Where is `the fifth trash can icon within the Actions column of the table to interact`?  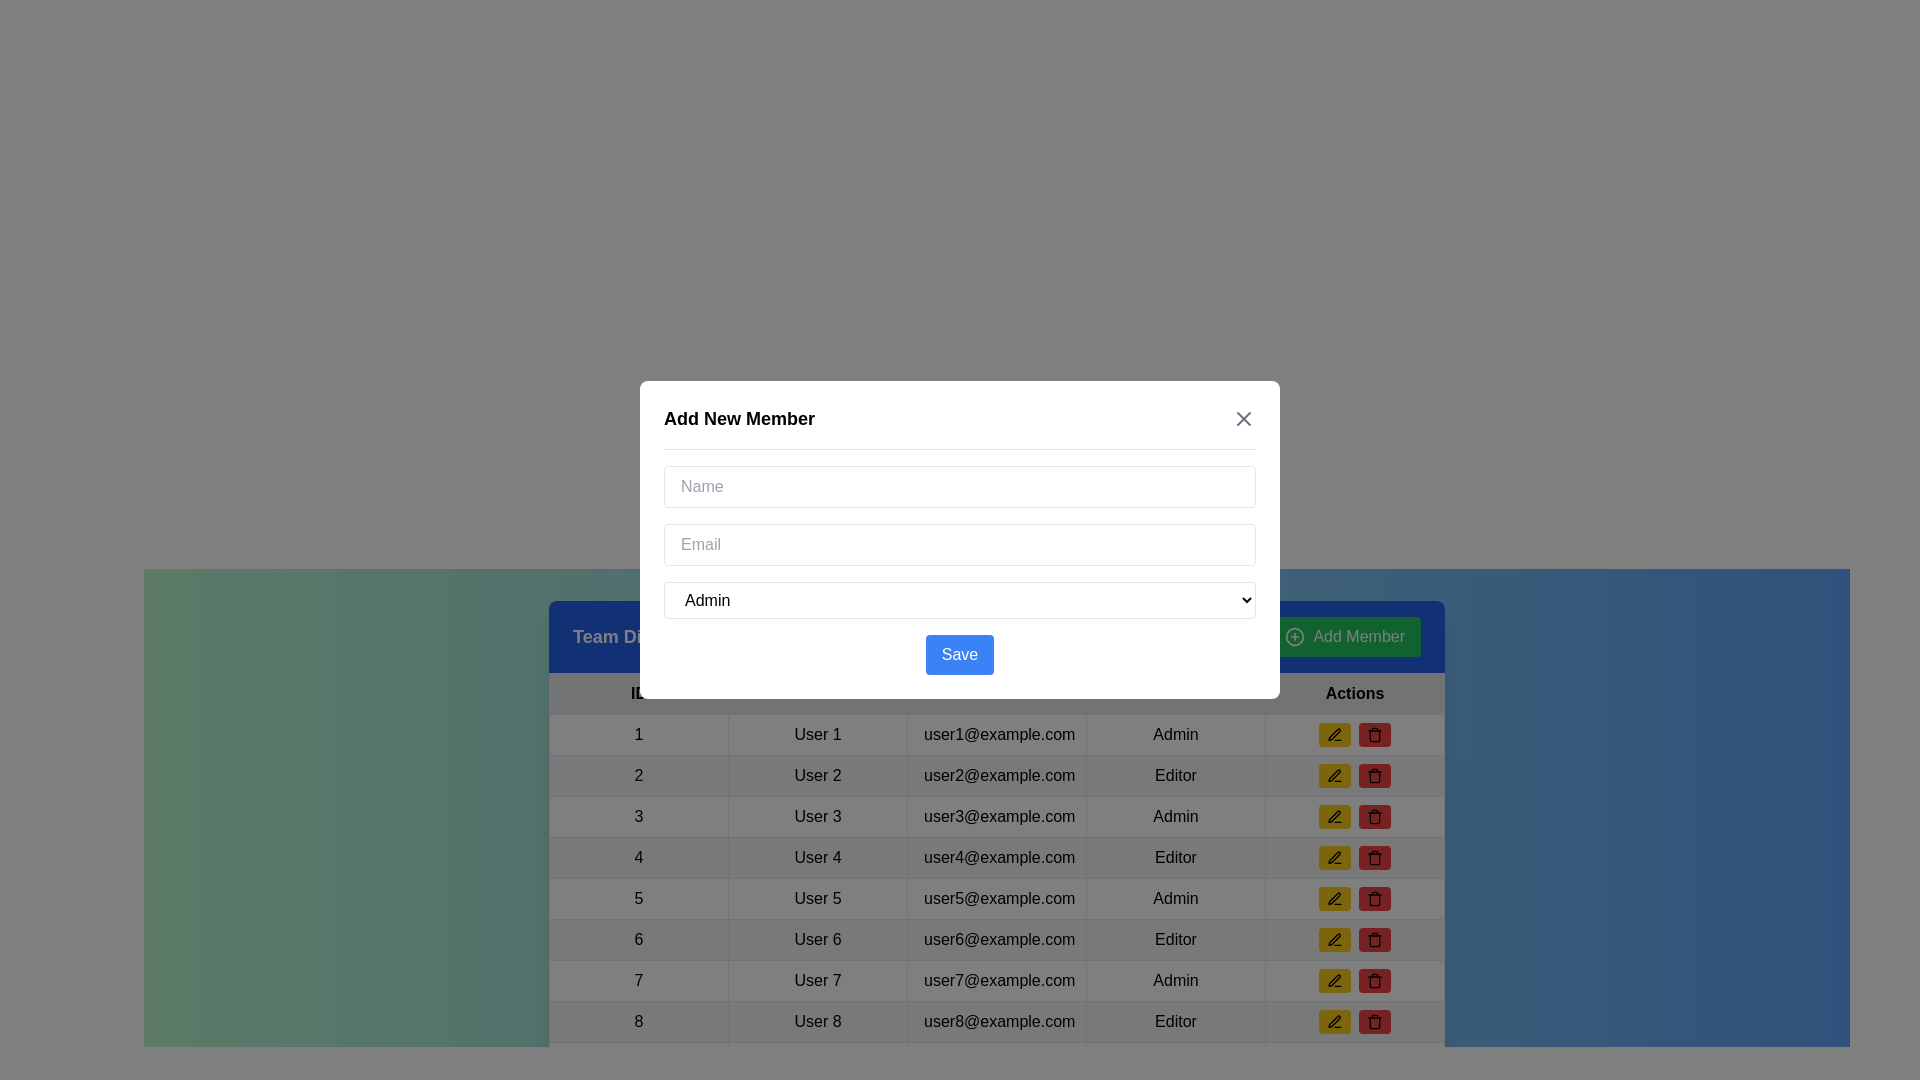
the fifth trash can icon within the Actions column of the table to interact is located at coordinates (1373, 817).